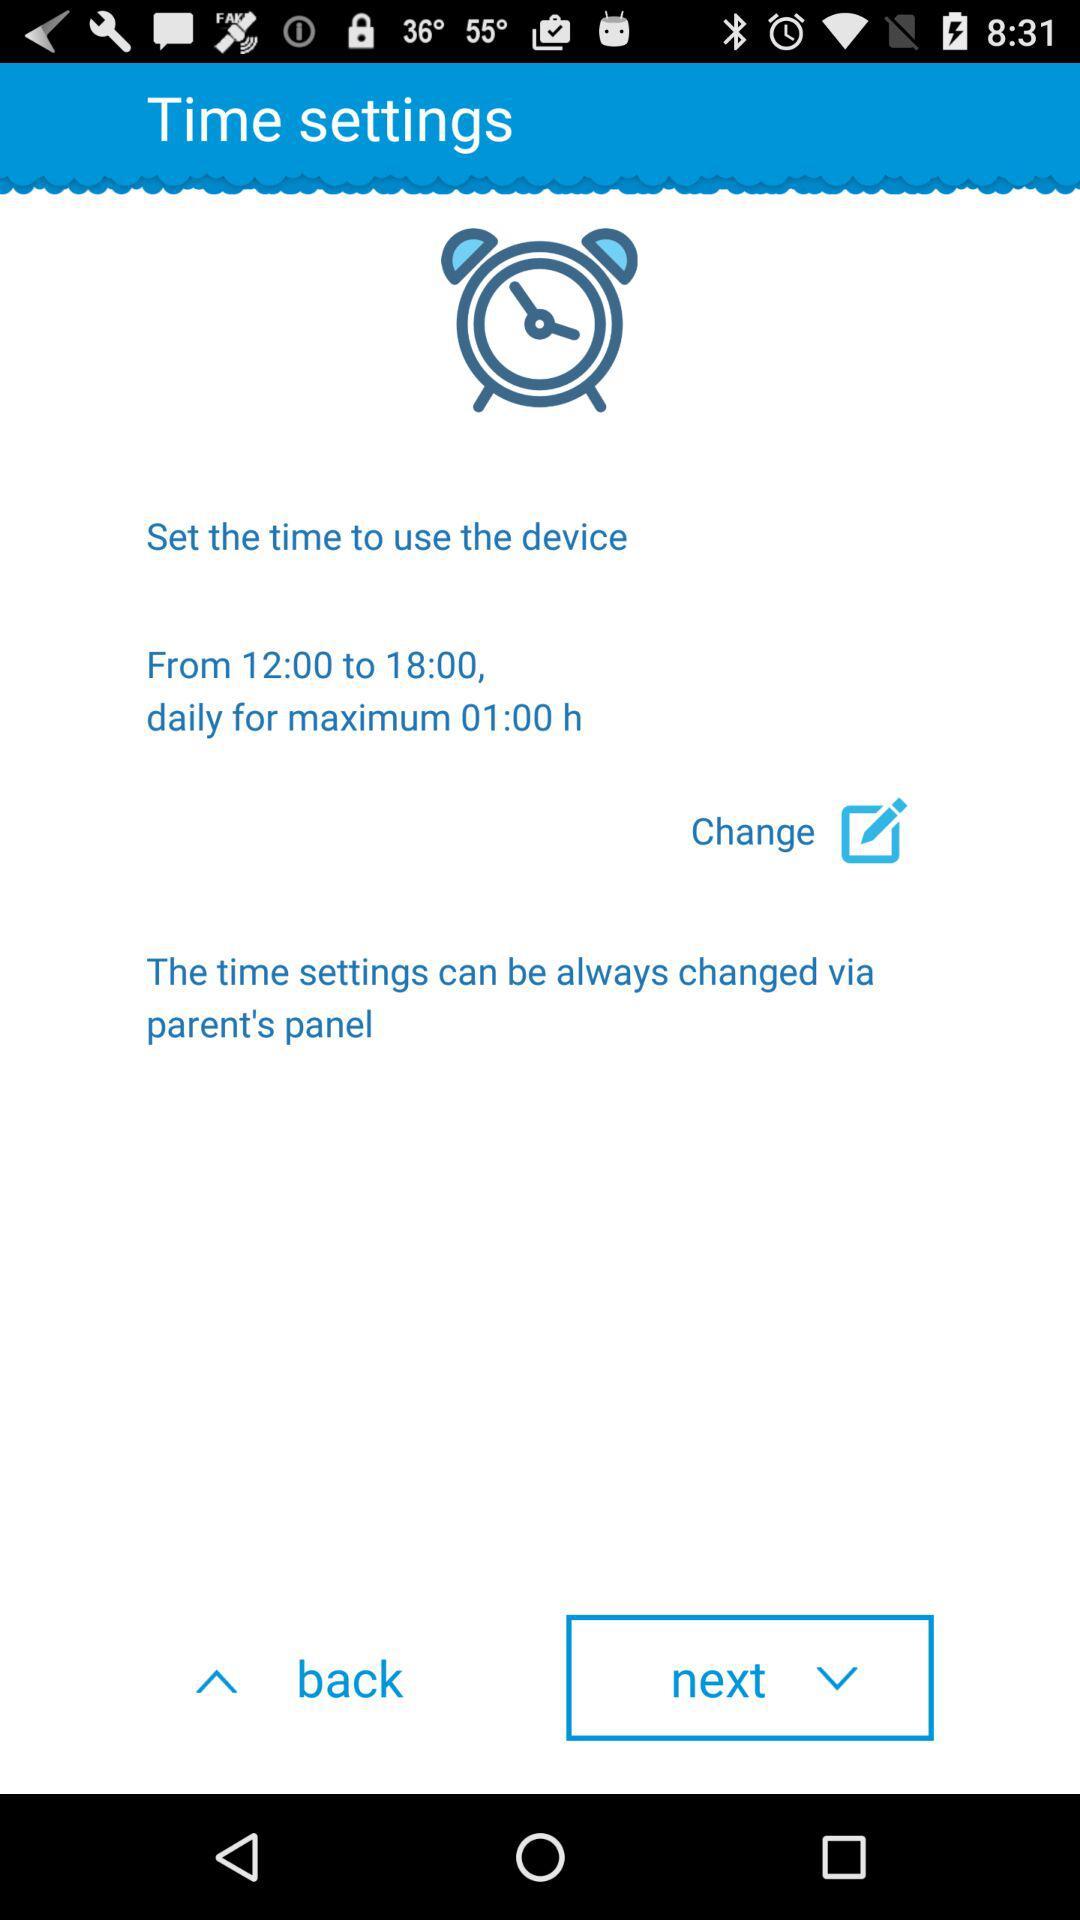 The width and height of the screenshot is (1080, 1920). I want to click on the icon on the right, so click(812, 830).